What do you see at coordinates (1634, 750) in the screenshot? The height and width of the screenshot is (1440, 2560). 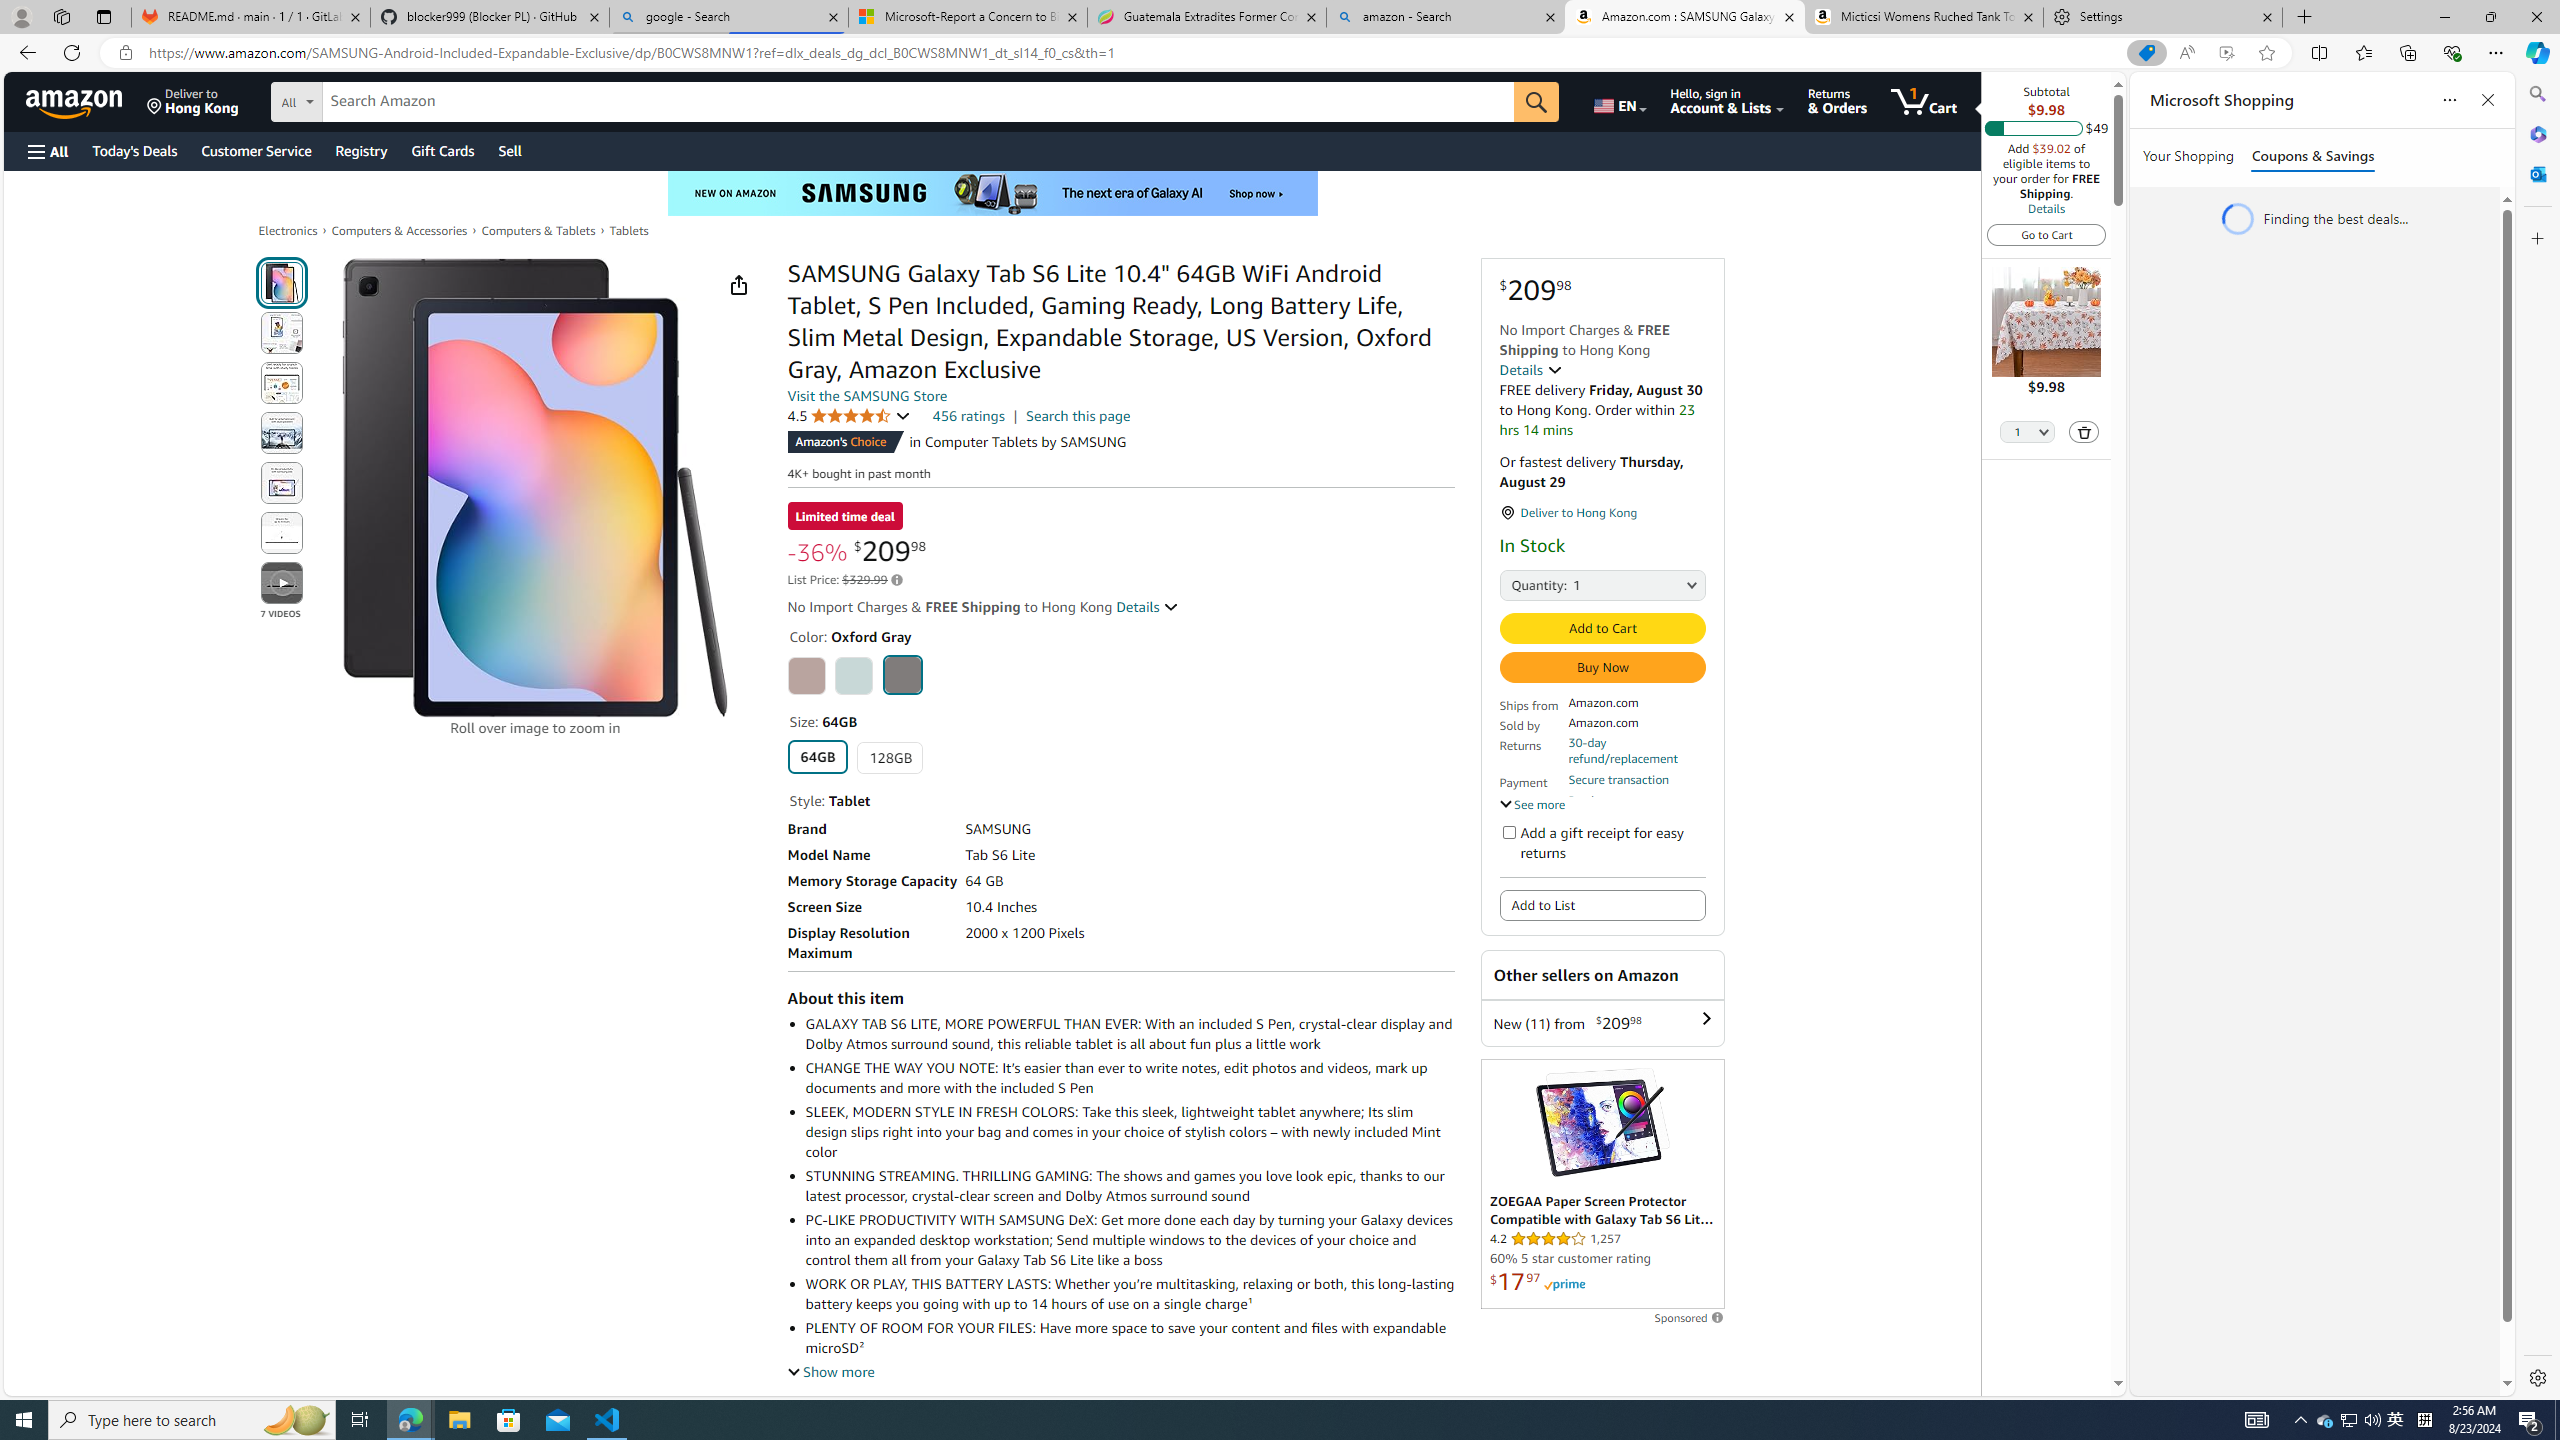 I see `'30-day refund/replacement'` at bounding box center [1634, 750].